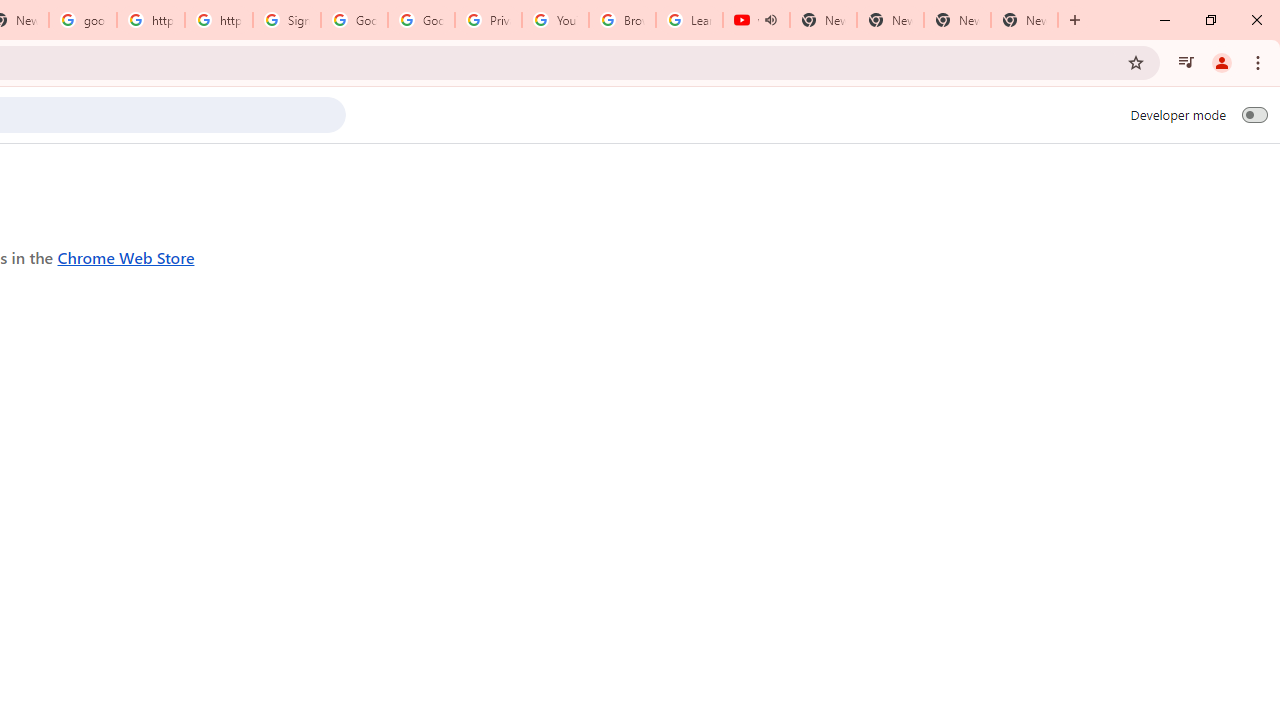 The height and width of the screenshot is (720, 1280). What do you see at coordinates (150, 20) in the screenshot?
I see `'https://scholar.google.com/'` at bounding box center [150, 20].